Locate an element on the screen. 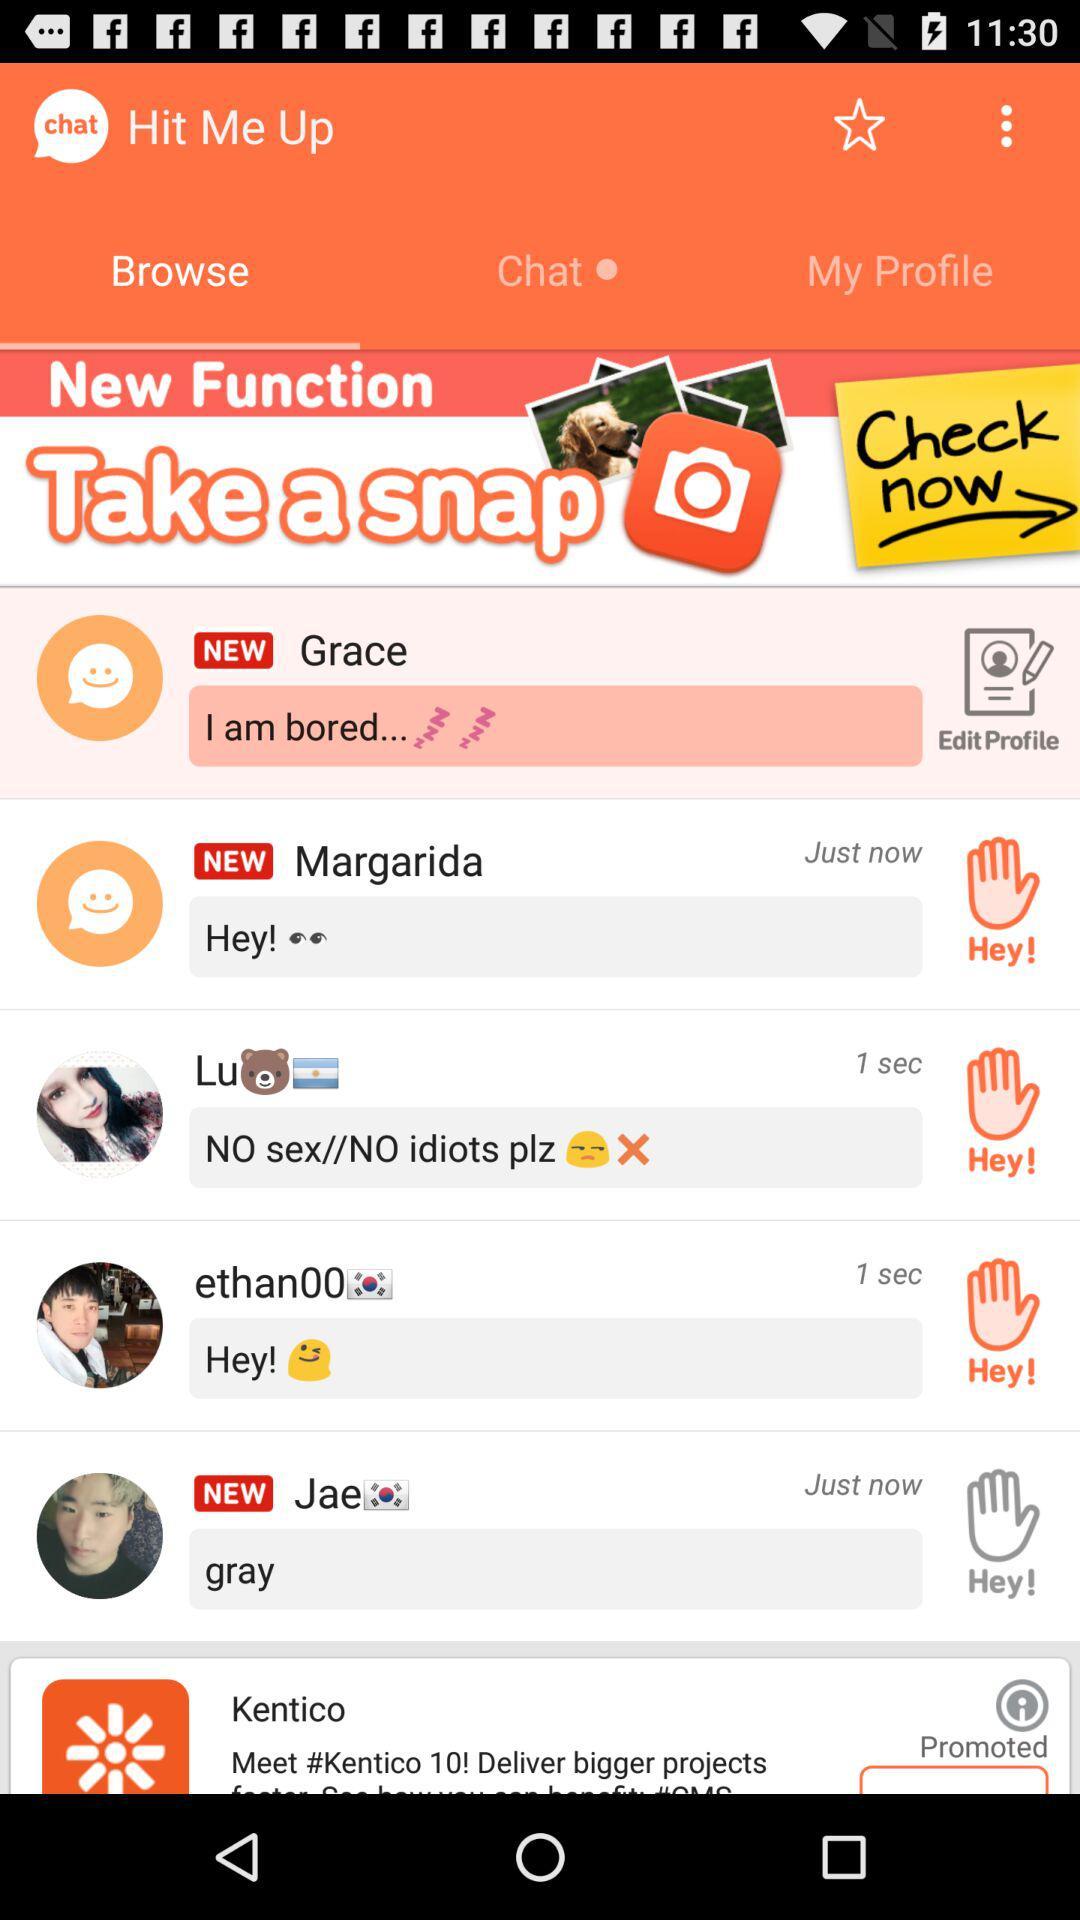 The image size is (1080, 1920). open advertisement is located at coordinates (540, 467).